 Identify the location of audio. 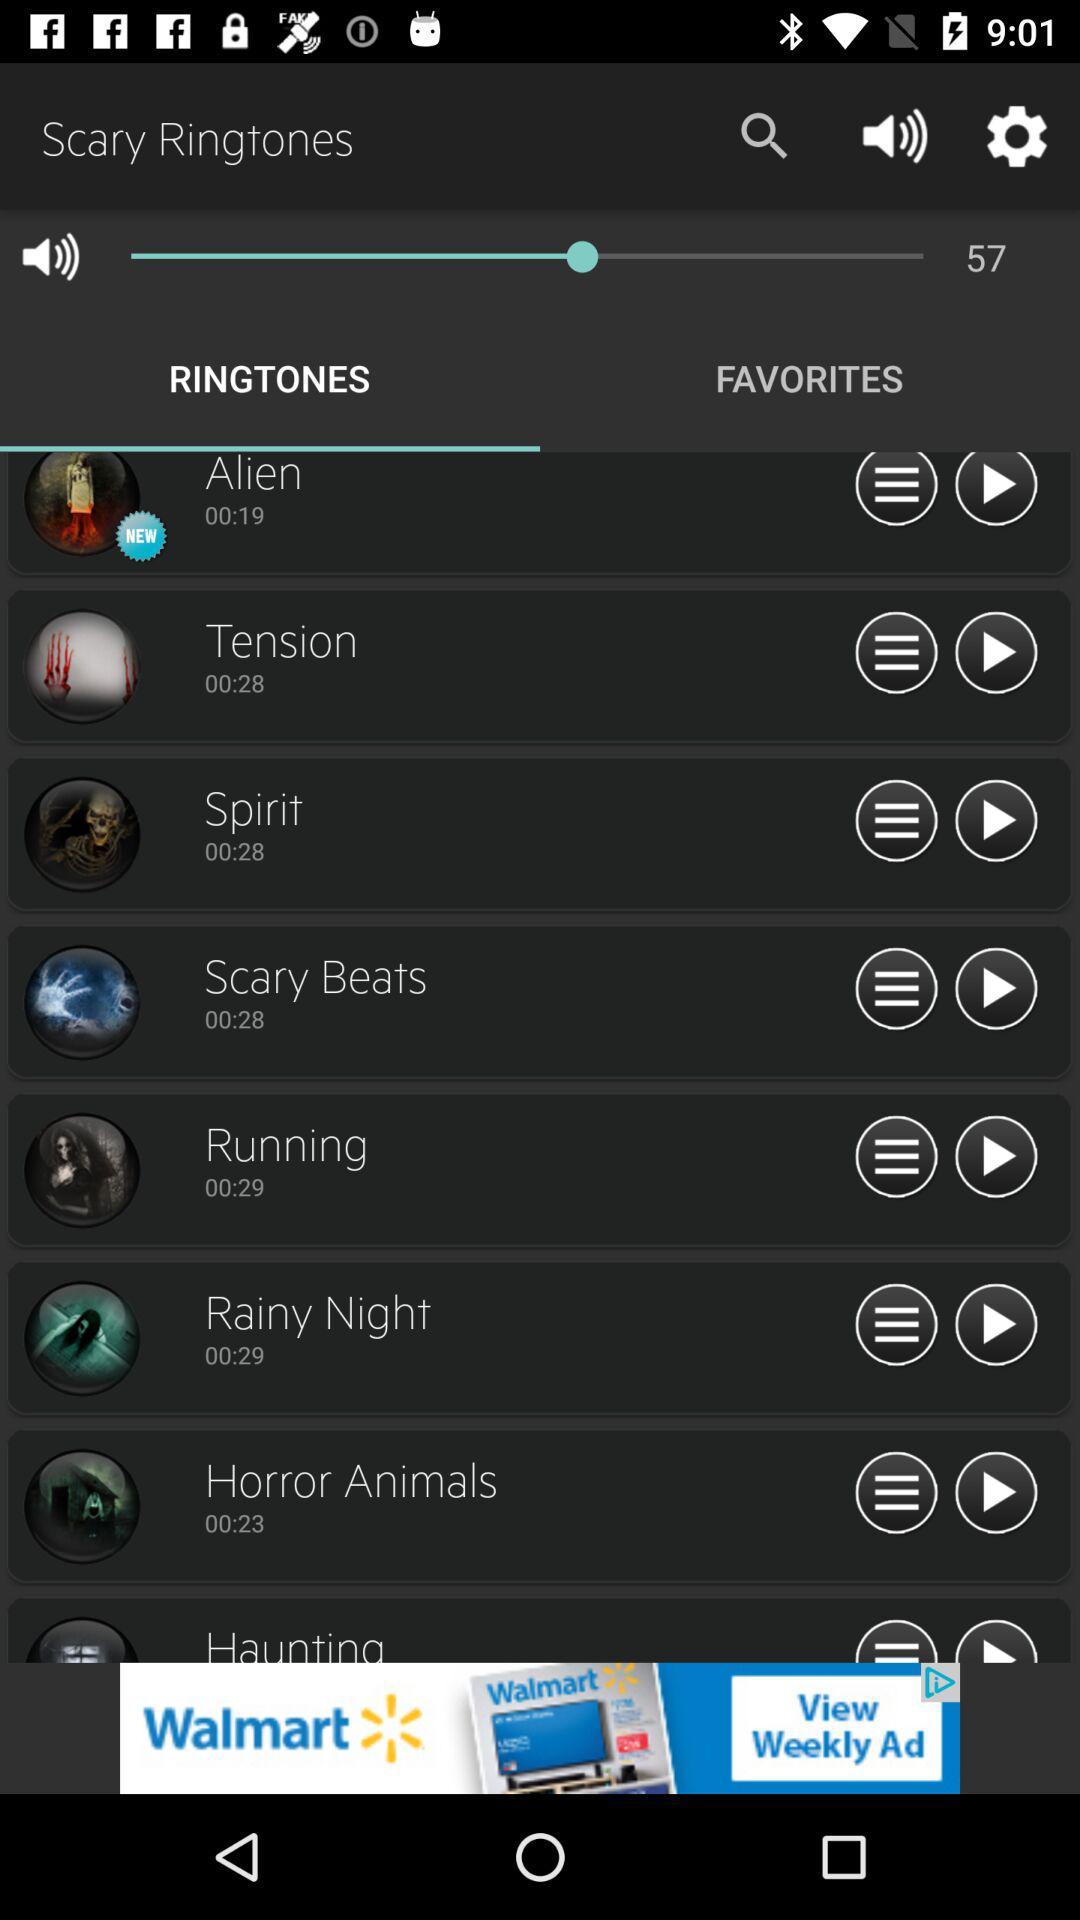
(995, 1638).